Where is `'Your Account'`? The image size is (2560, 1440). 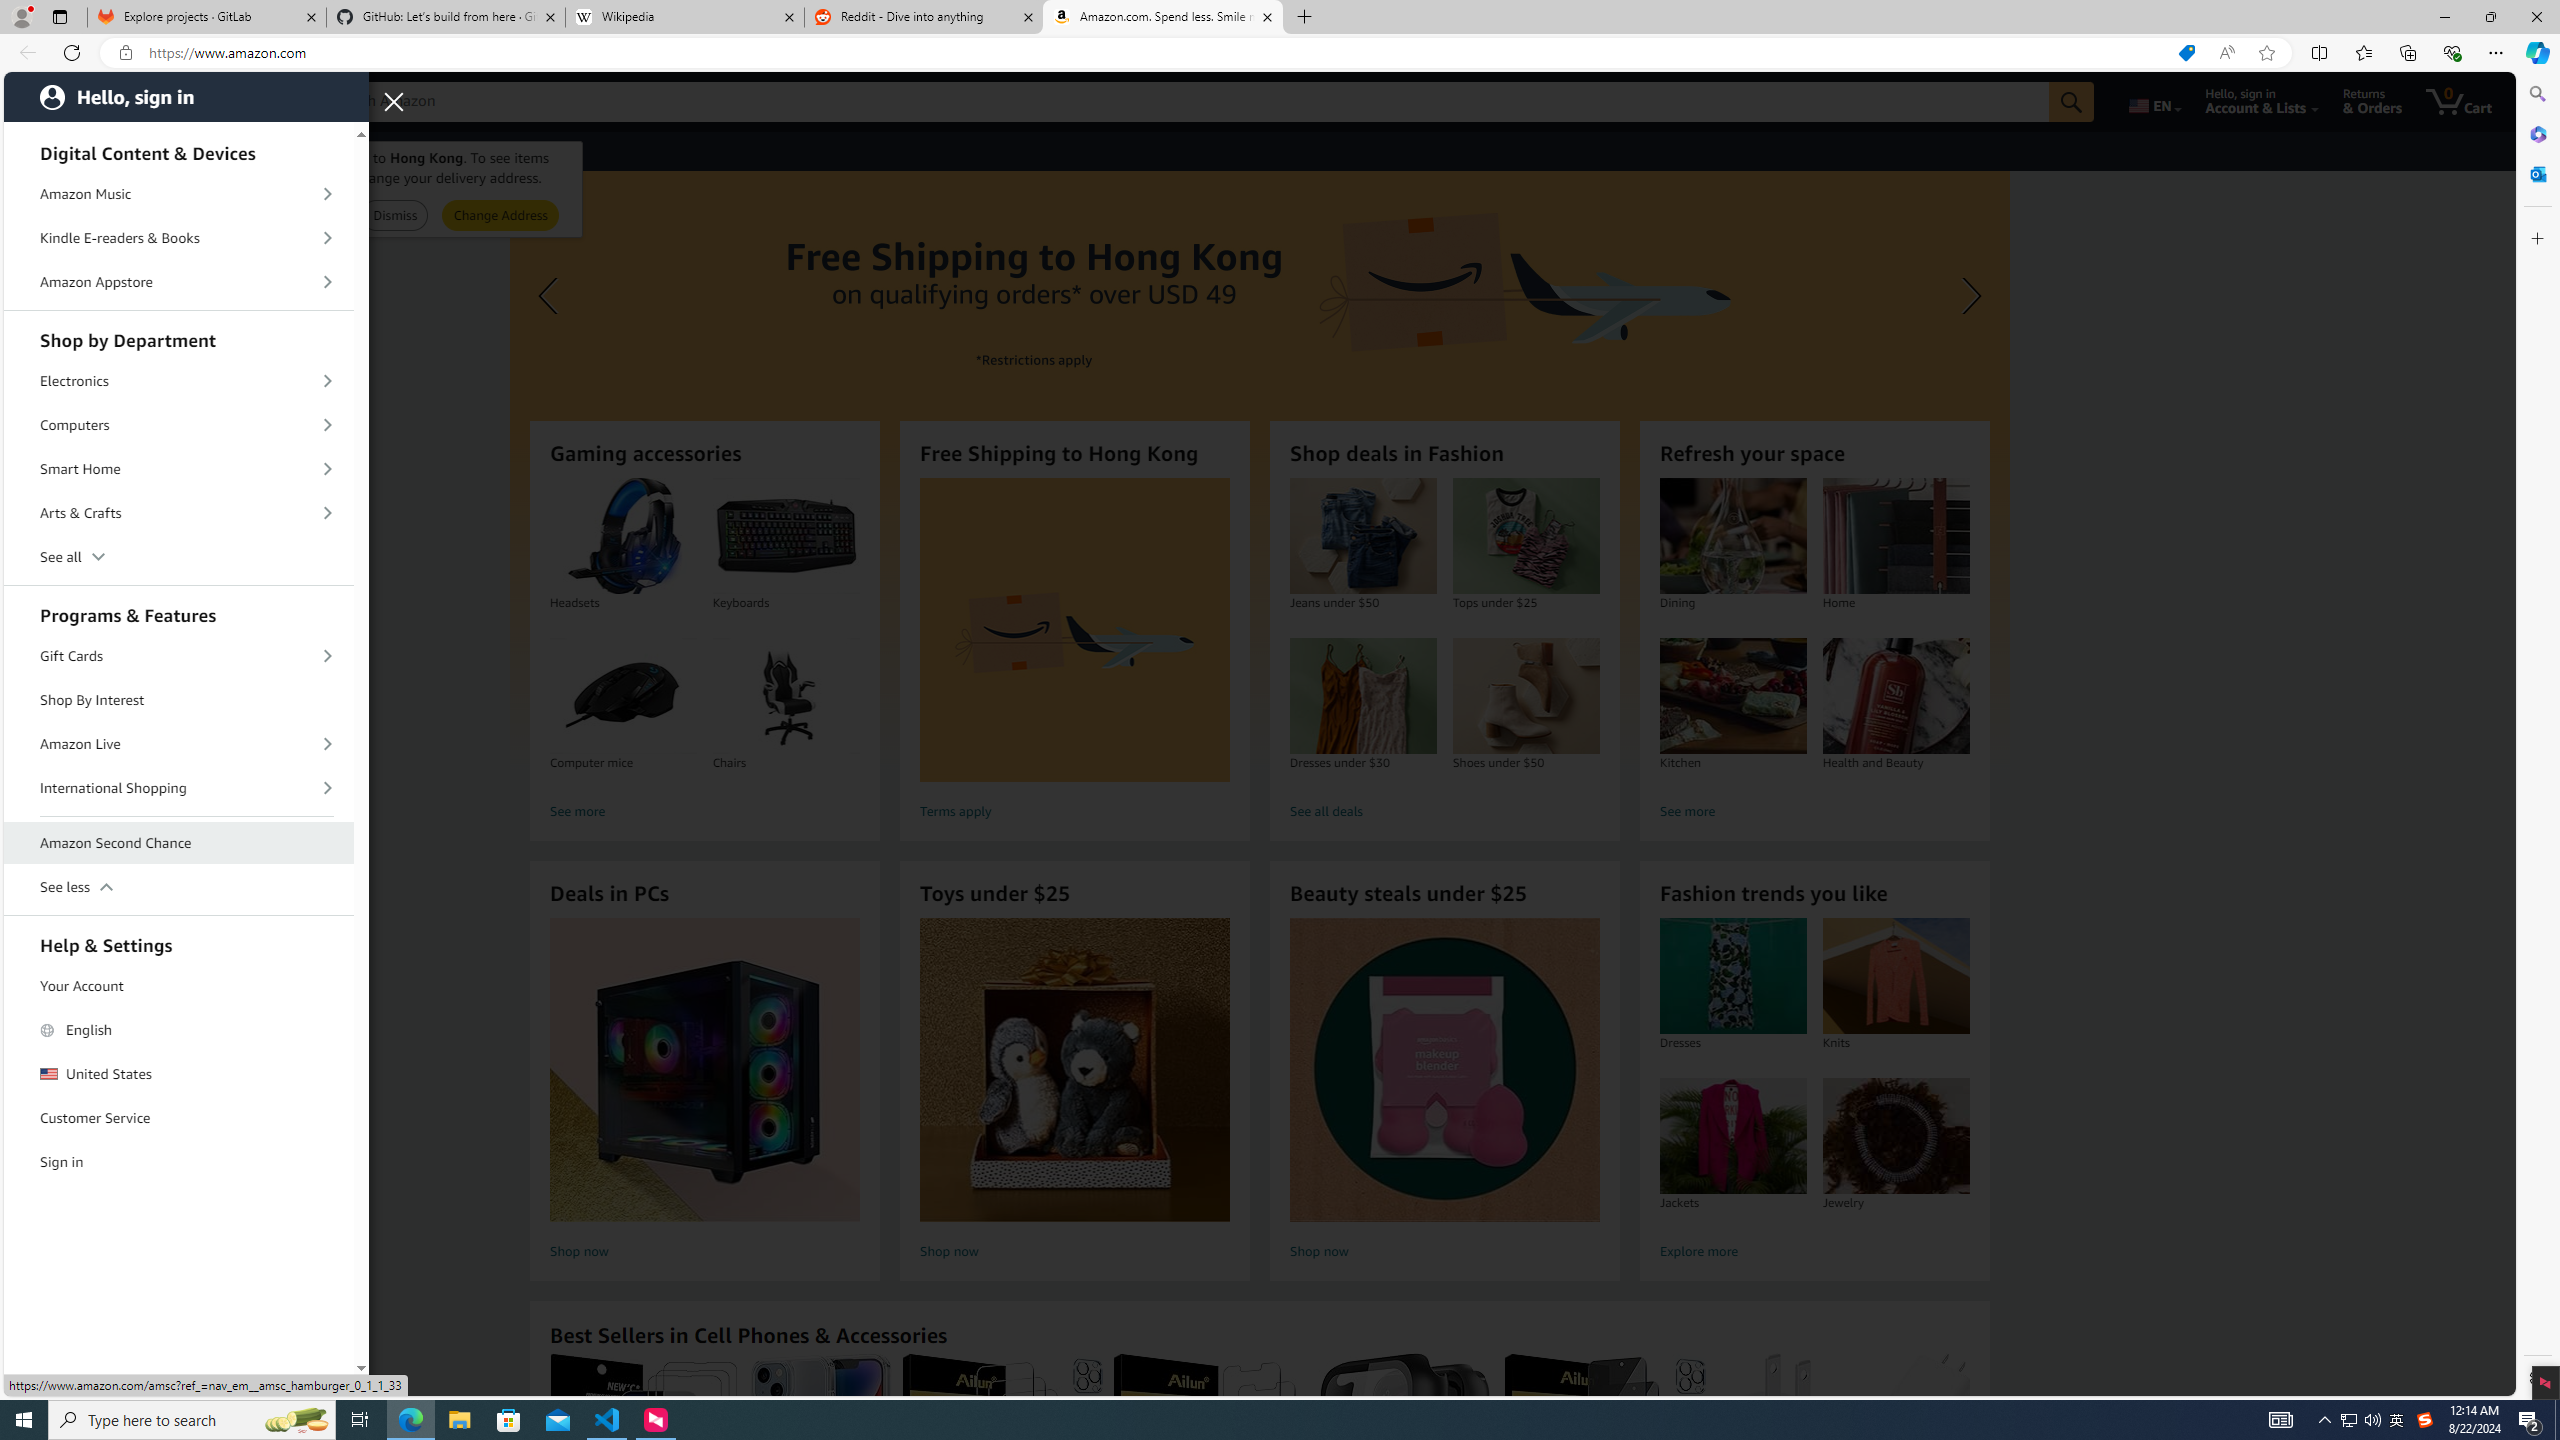
'Your Account' is located at coordinates (179, 984).